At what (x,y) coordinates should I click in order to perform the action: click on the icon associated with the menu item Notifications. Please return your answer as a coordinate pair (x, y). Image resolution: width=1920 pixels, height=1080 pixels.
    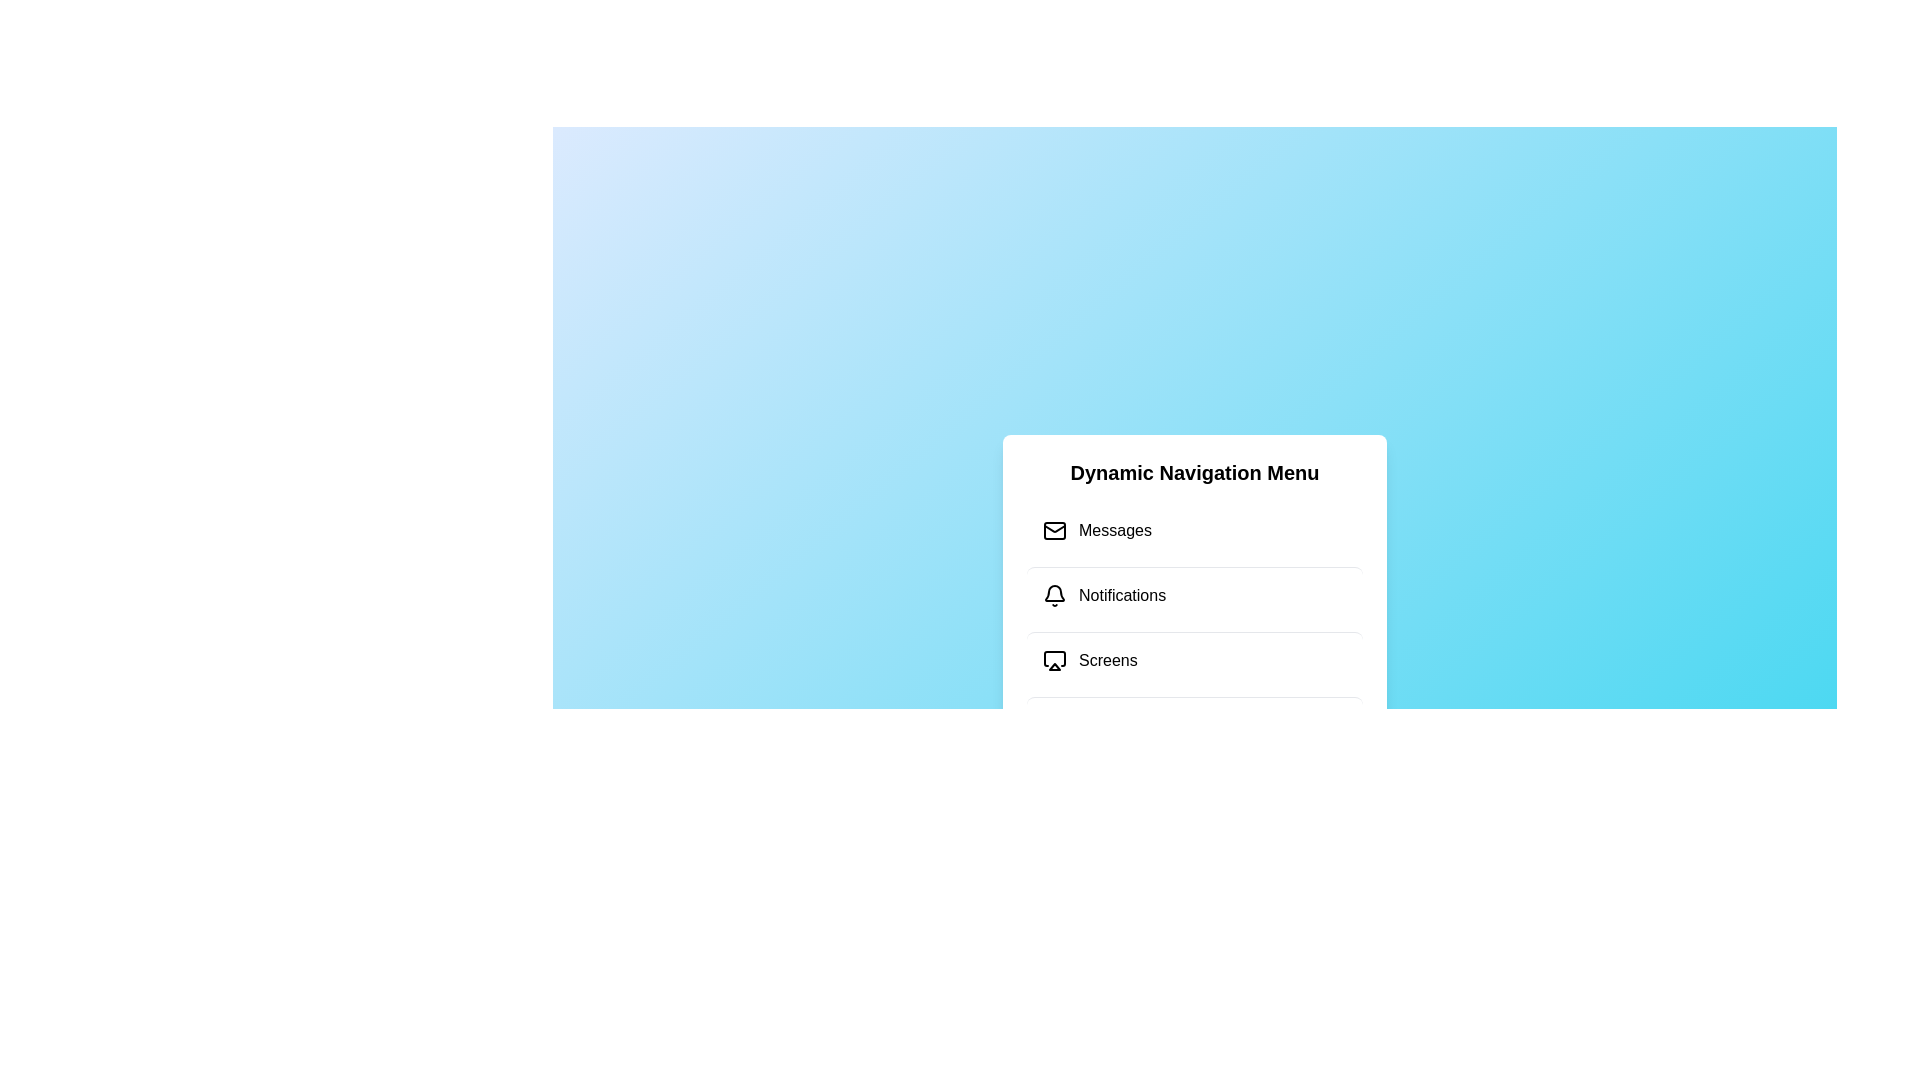
    Looking at the image, I should click on (1054, 595).